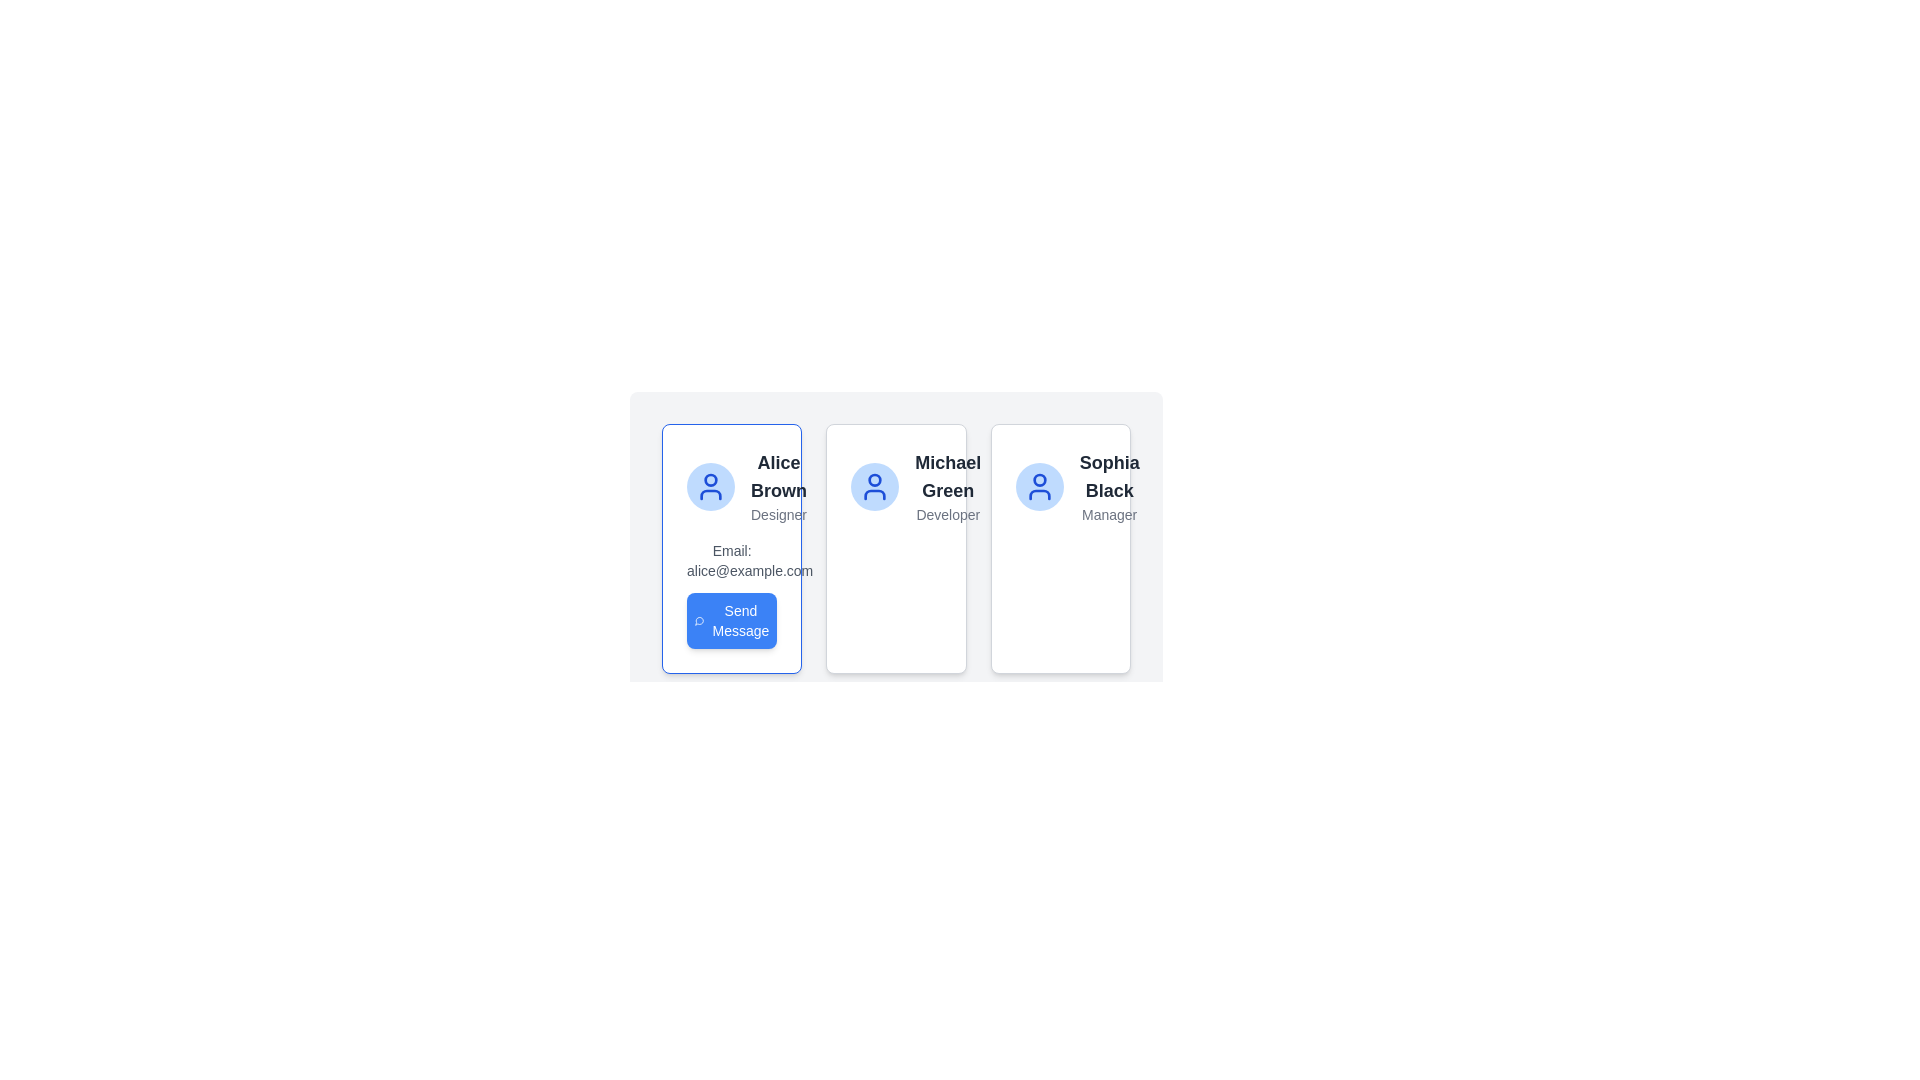 This screenshot has height=1080, width=1920. What do you see at coordinates (777, 514) in the screenshot?
I see `the static text label that describes the role or position associated with the user 'Alice Brown', located beneath the name and above the email information in the user profile card` at bounding box center [777, 514].